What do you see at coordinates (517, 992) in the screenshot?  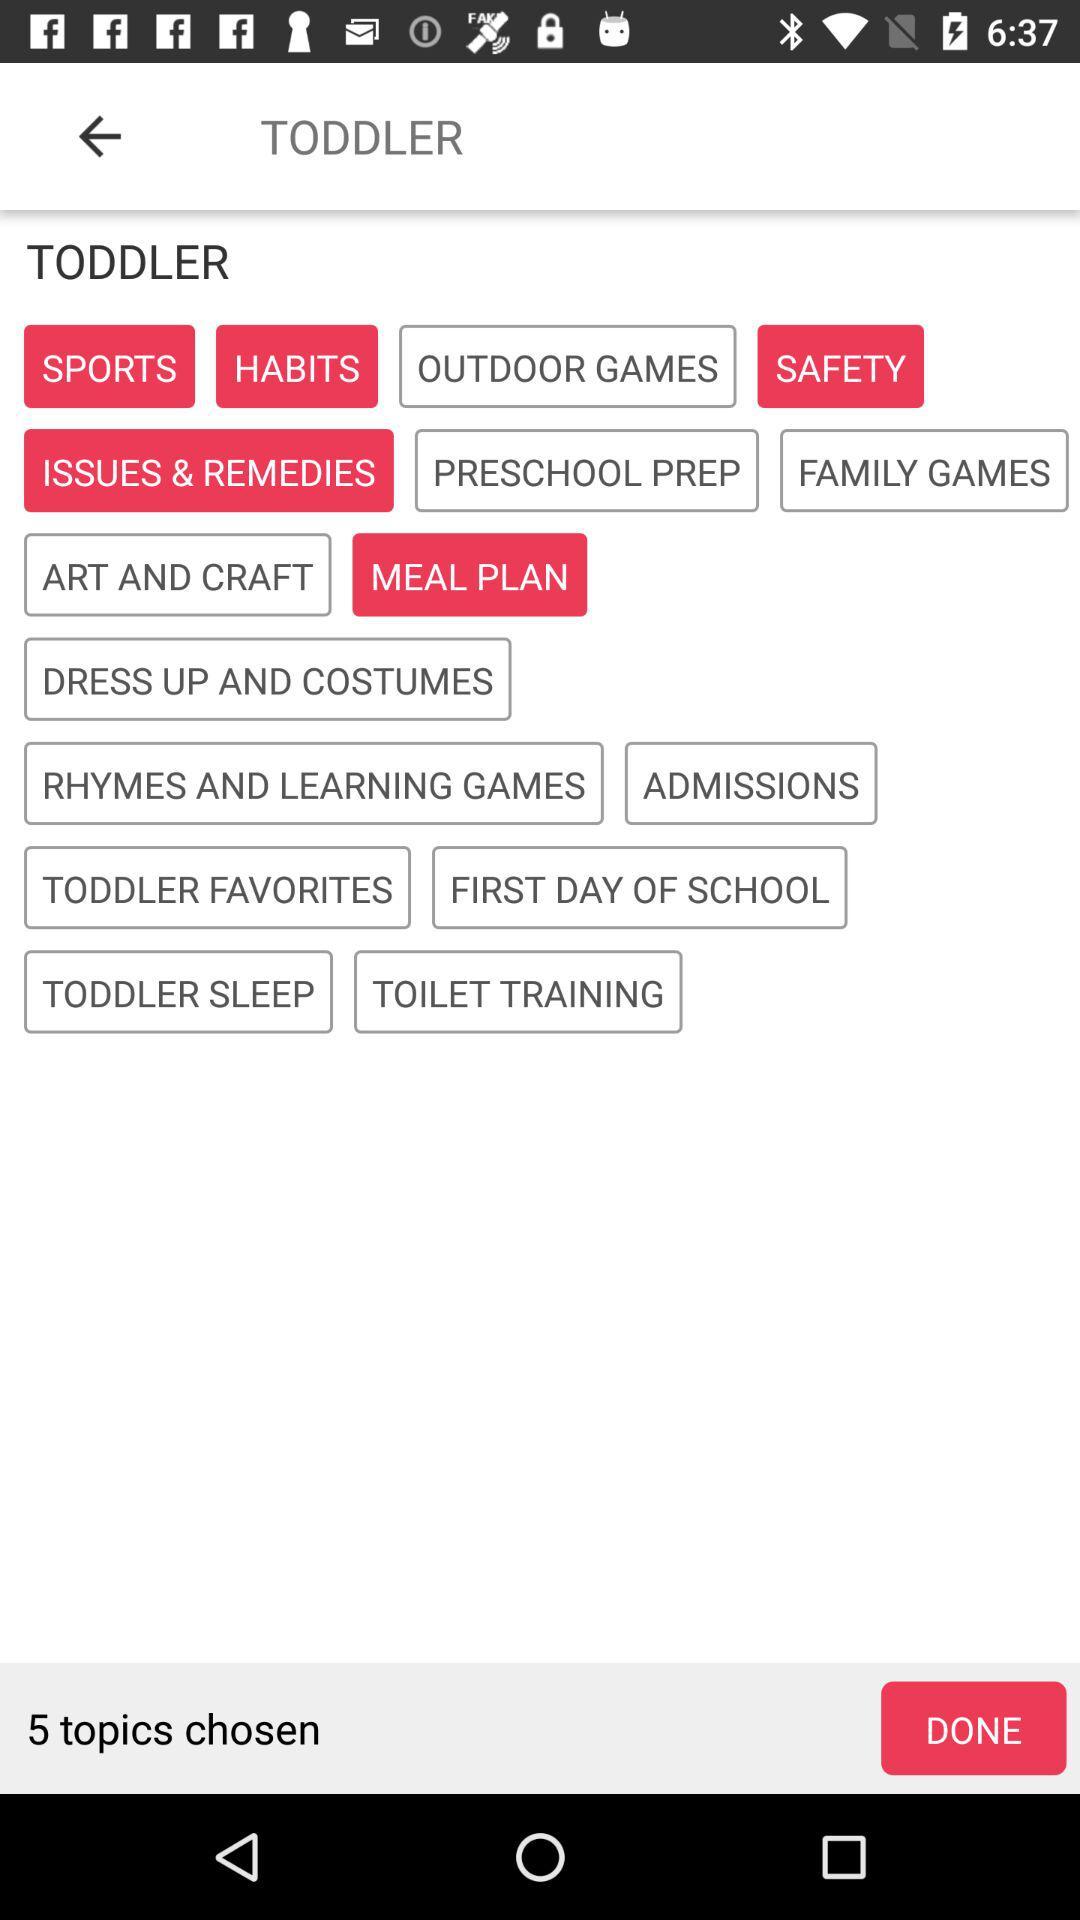 I see `toilet training in the last line` at bounding box center [517, 992].